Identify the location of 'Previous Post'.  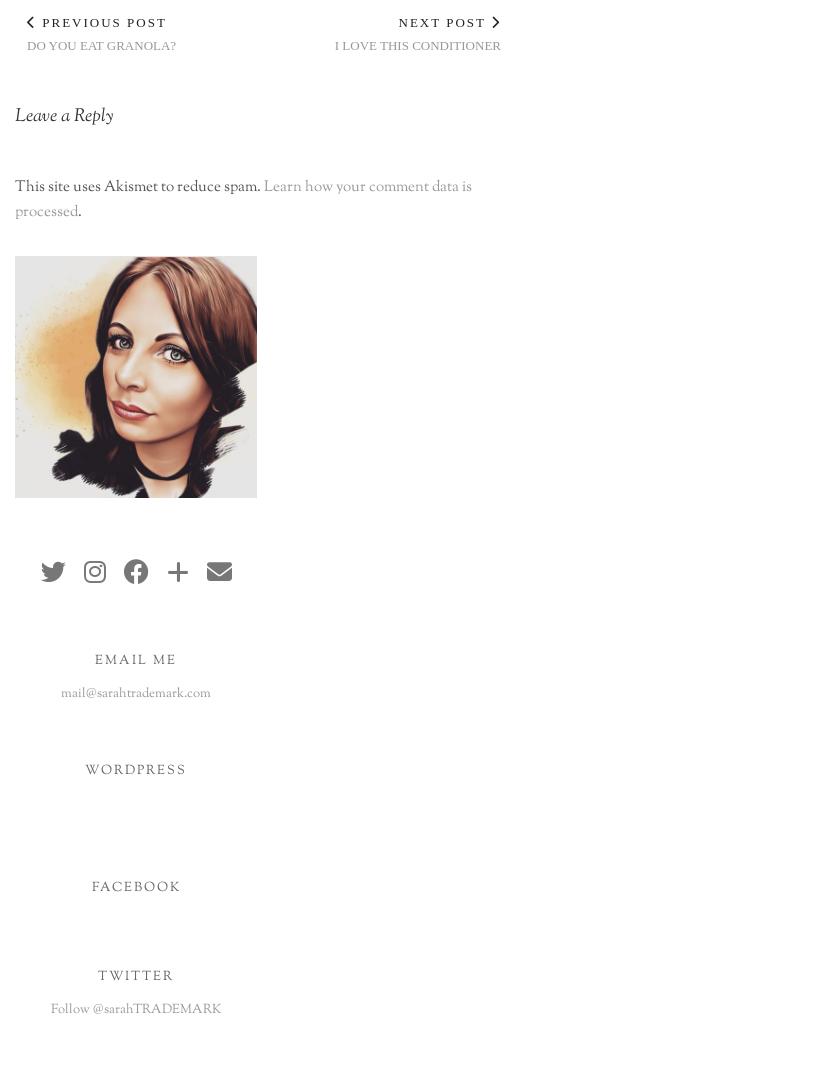
(100, 21).